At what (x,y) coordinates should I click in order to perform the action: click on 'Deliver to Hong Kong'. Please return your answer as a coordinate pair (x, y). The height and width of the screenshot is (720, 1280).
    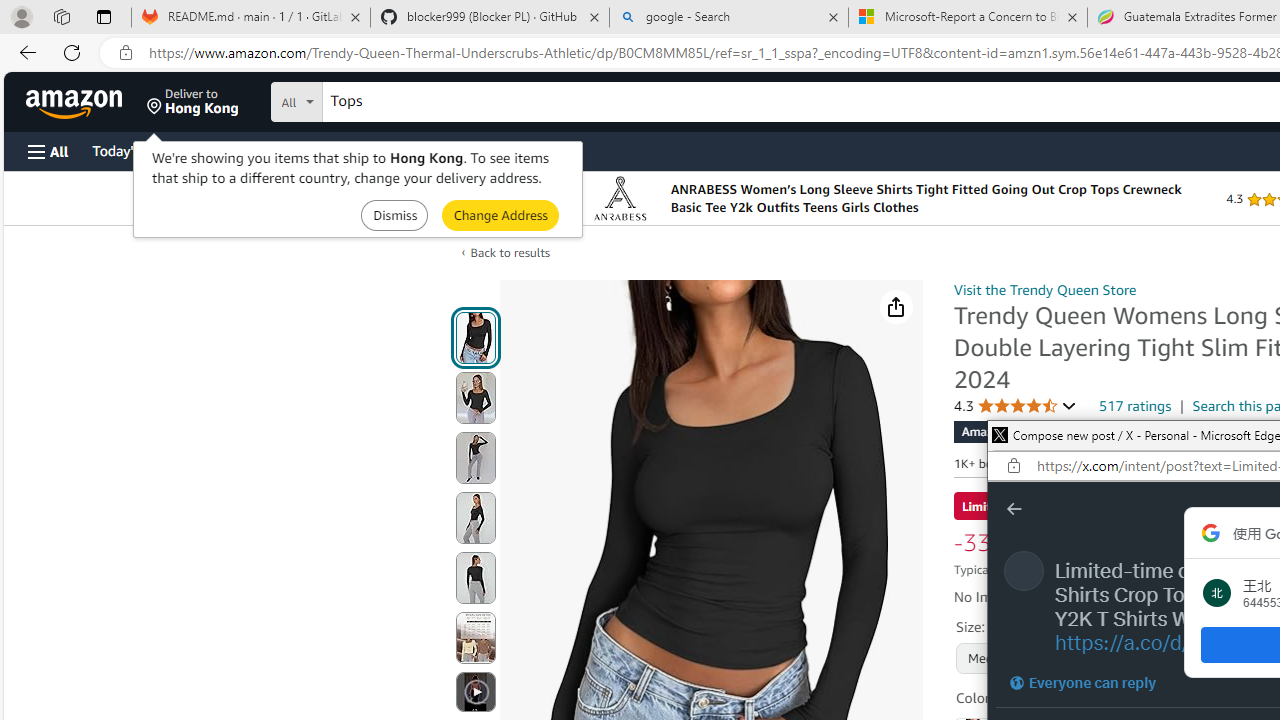
    Looking at the image, I should click on (193, 101).